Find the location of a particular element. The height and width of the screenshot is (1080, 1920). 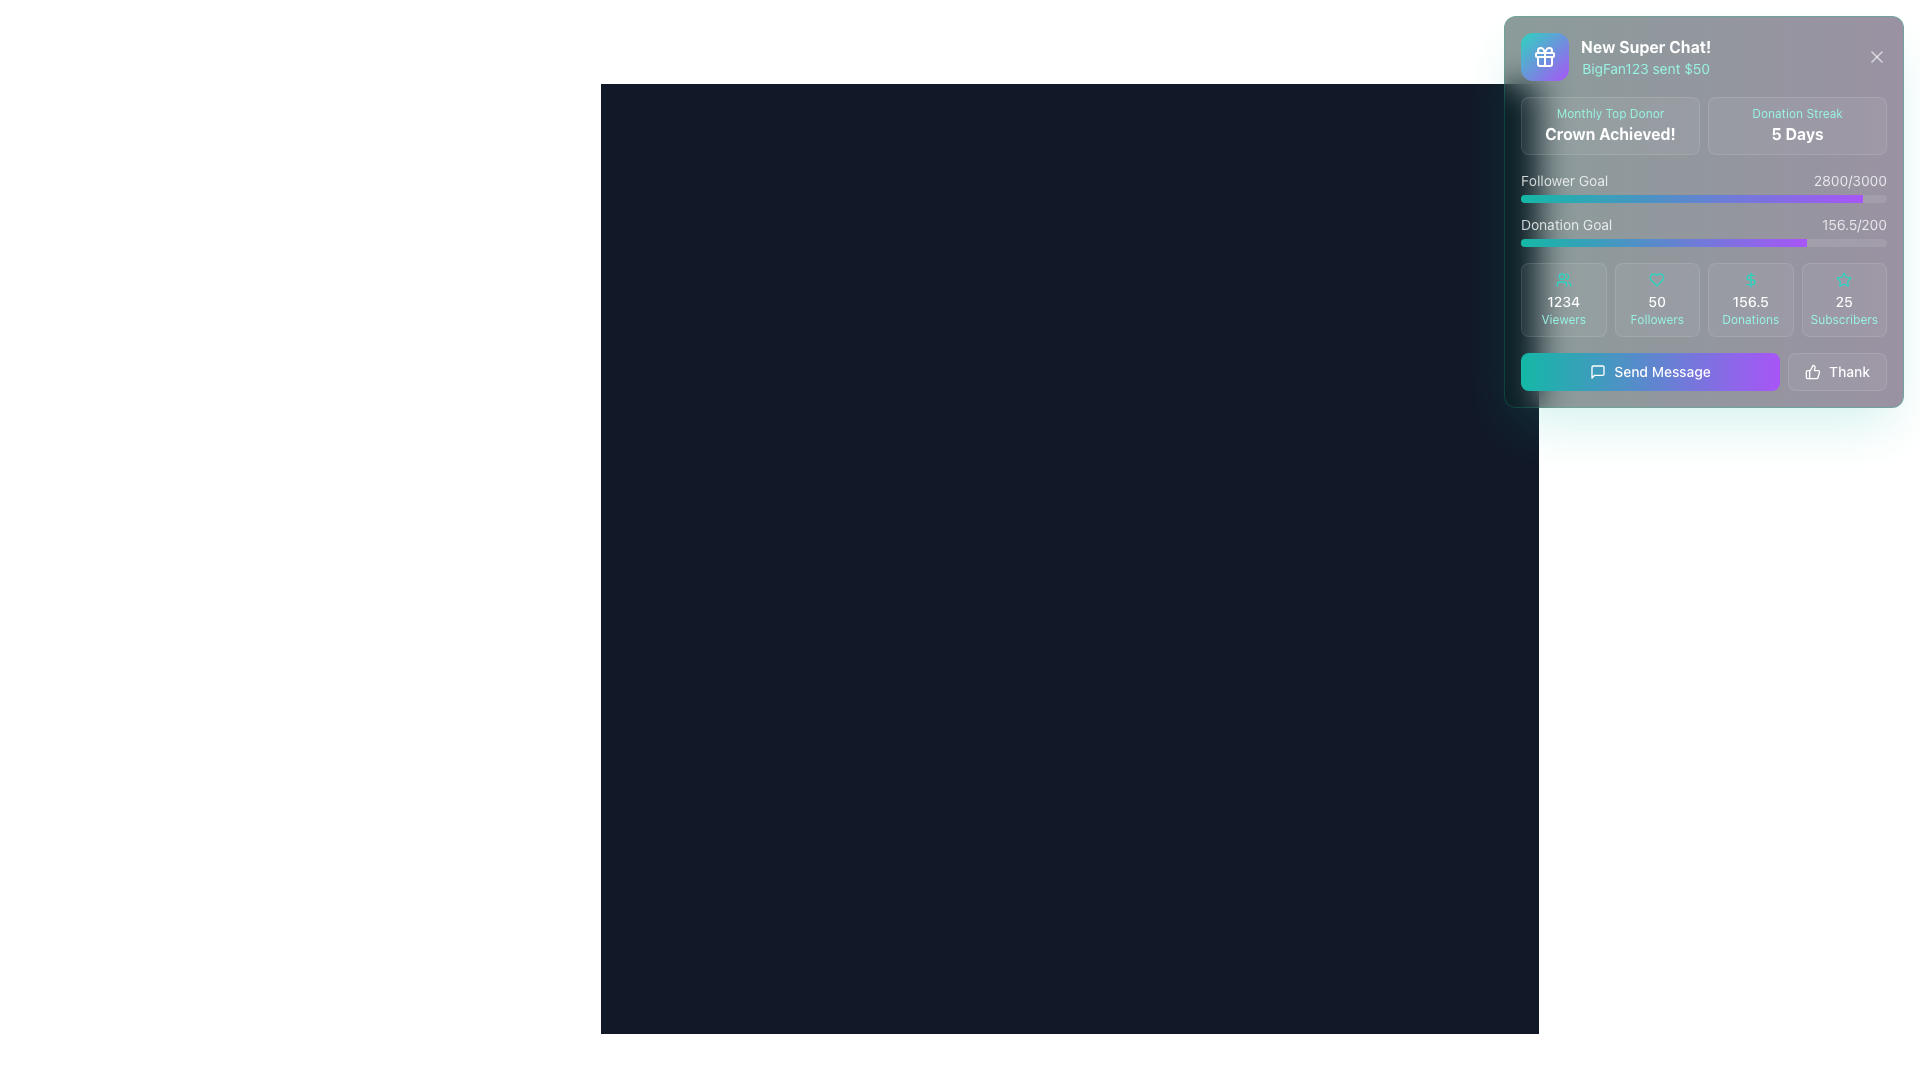

the 'viewers' label, which displays the term in teal color and is located below the number '1234' on the lower-right side of the user statistics card is located at coordinates (1562, 319).